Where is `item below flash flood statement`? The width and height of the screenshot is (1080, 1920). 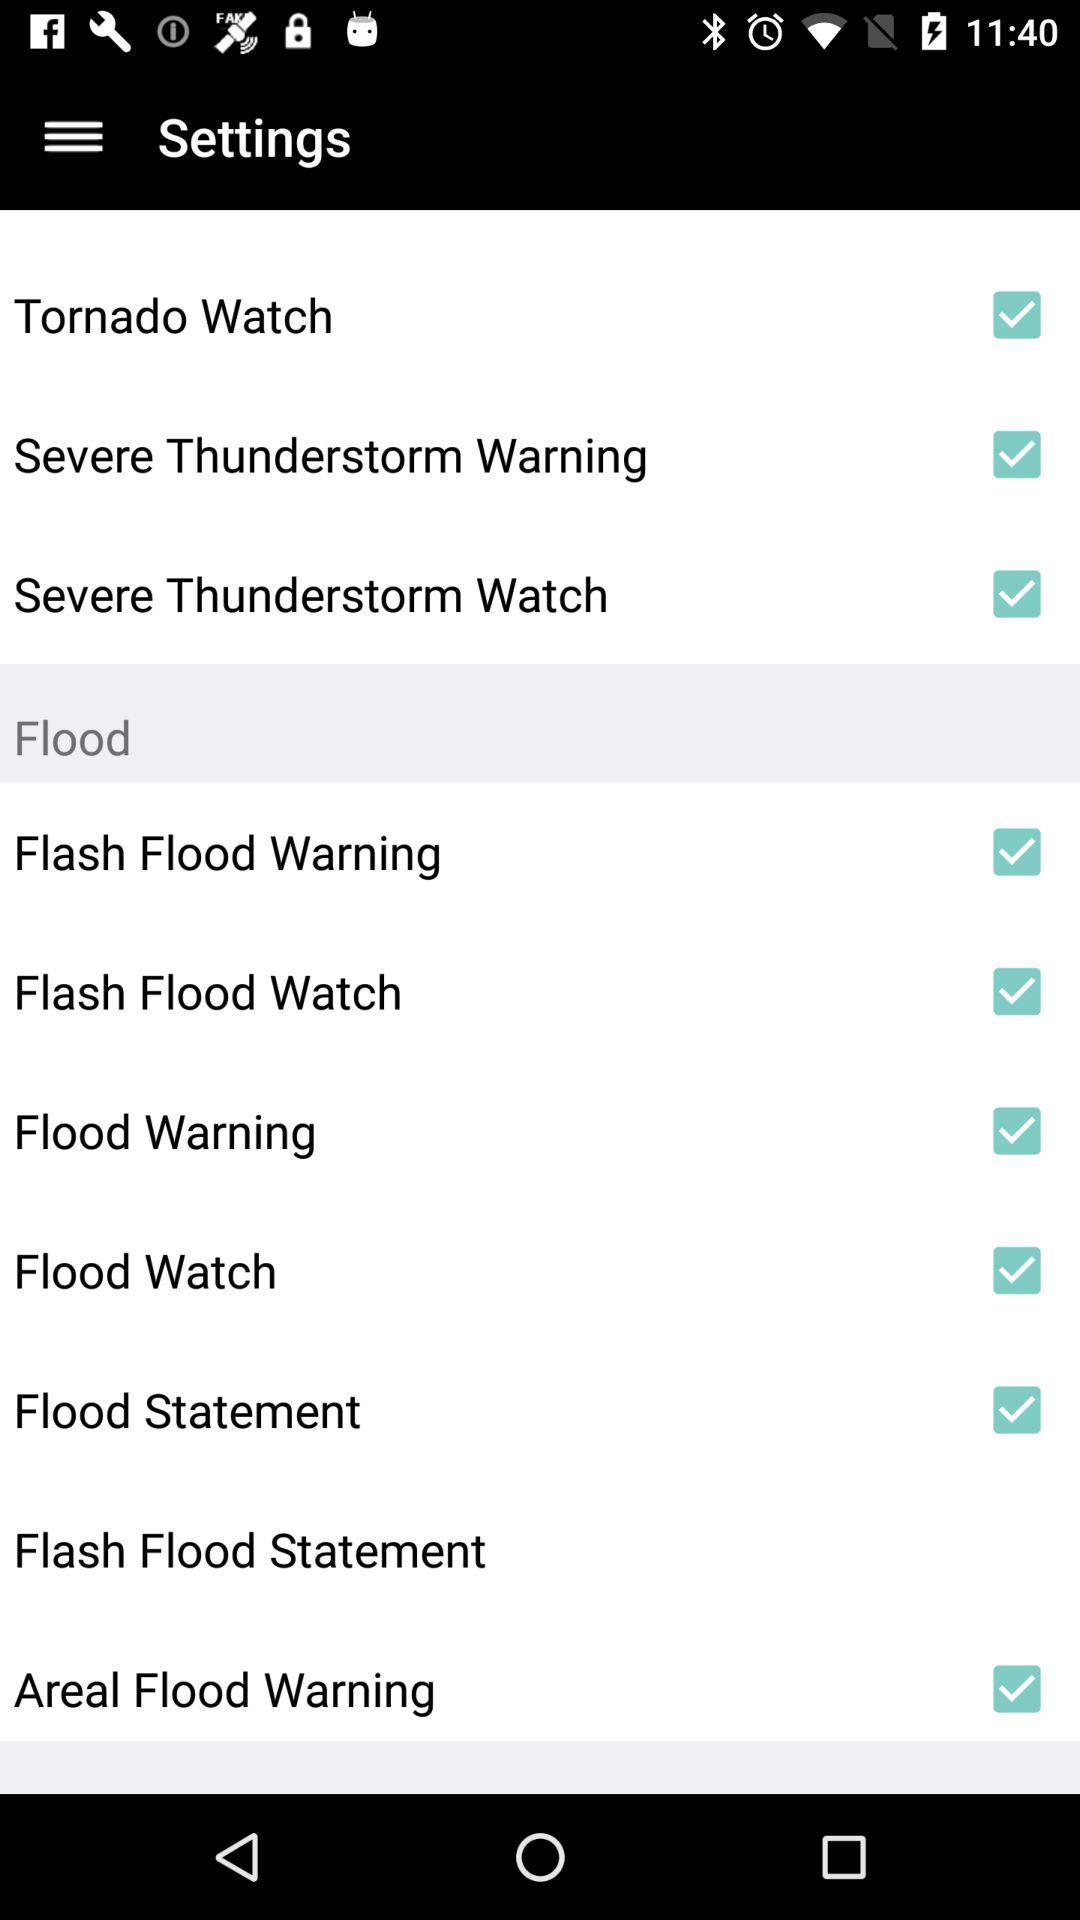
item below flash flood statement is located at coordinates (483, 1687).